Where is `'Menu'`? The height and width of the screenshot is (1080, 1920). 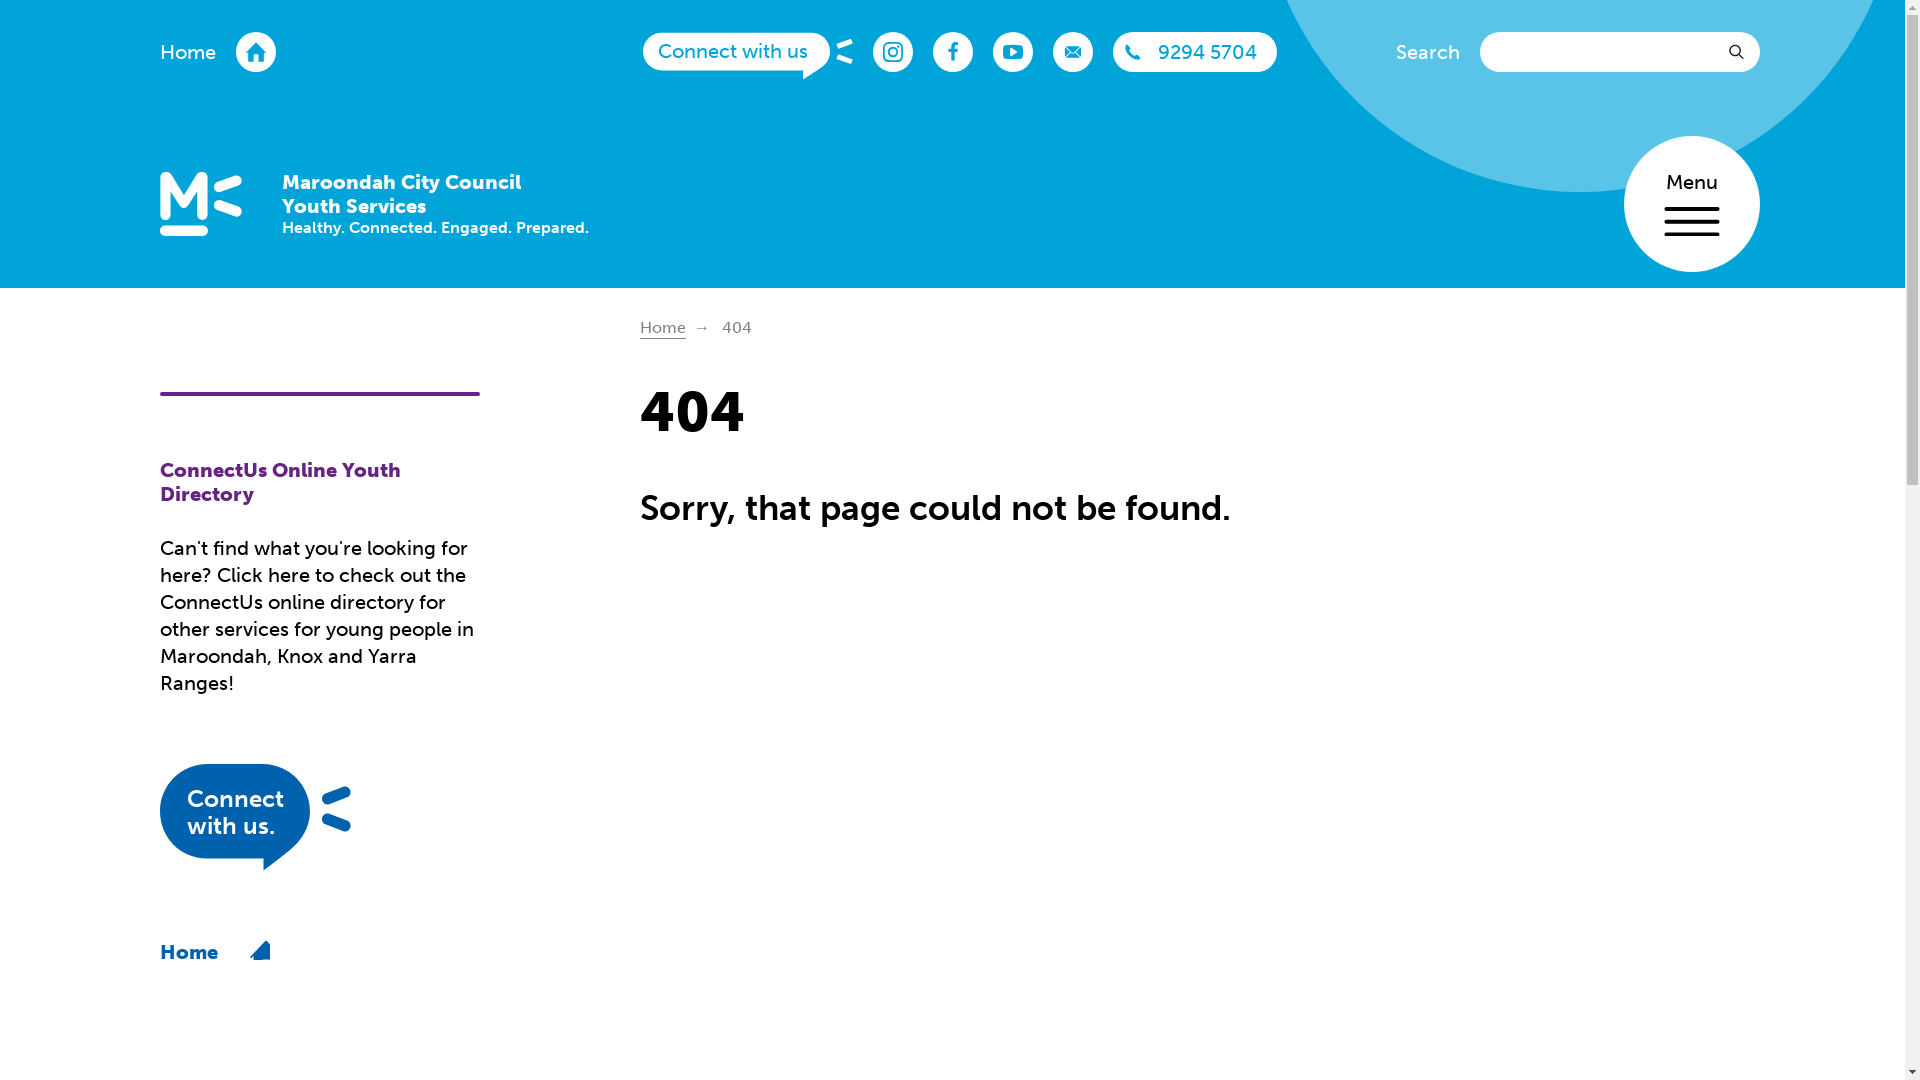
'Menu' is located at coordinates (1690, 204).